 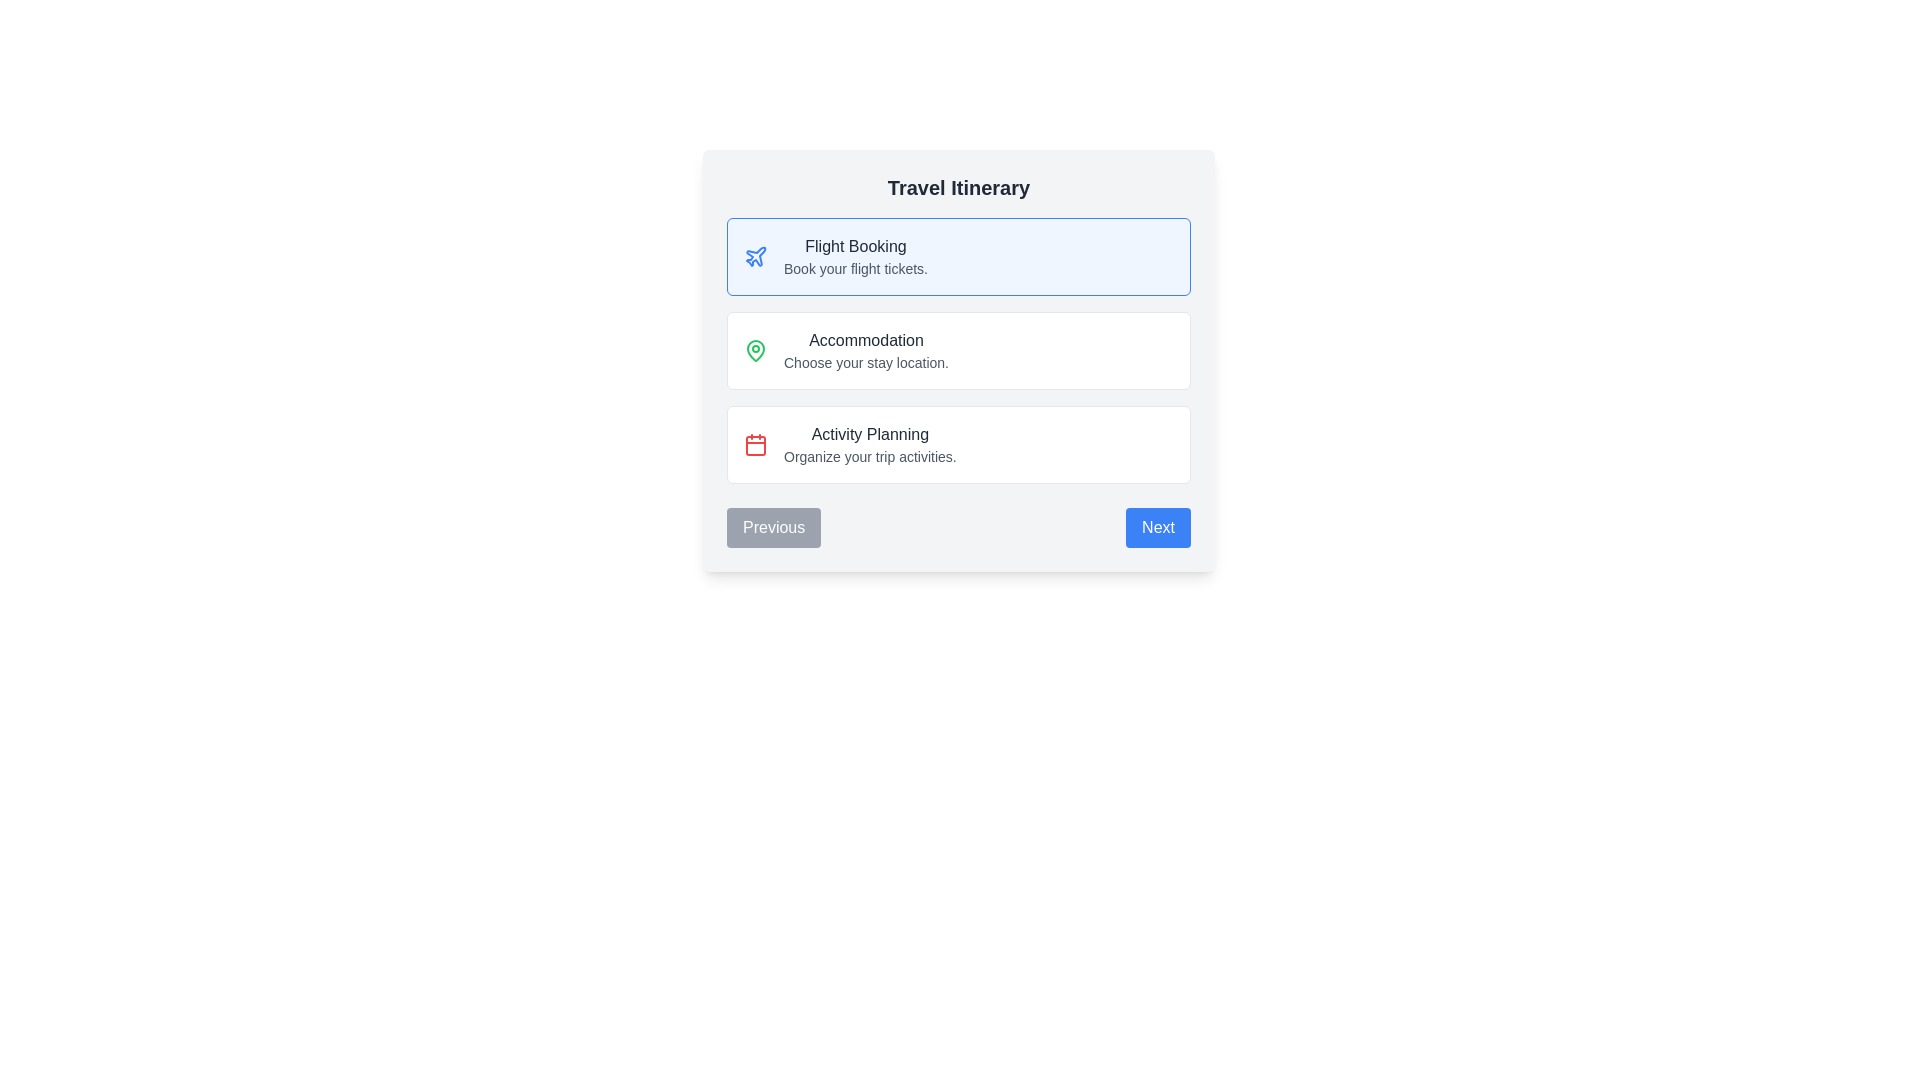 What do you see at coordinates (870, 443) in the screenshot?
I see `the text element titled 'Activity Planning' which includes the subtitle 'Organize your trip activities.' located within the third card under the 'Travel Itinerary' header` at bounding box center [870, 443].